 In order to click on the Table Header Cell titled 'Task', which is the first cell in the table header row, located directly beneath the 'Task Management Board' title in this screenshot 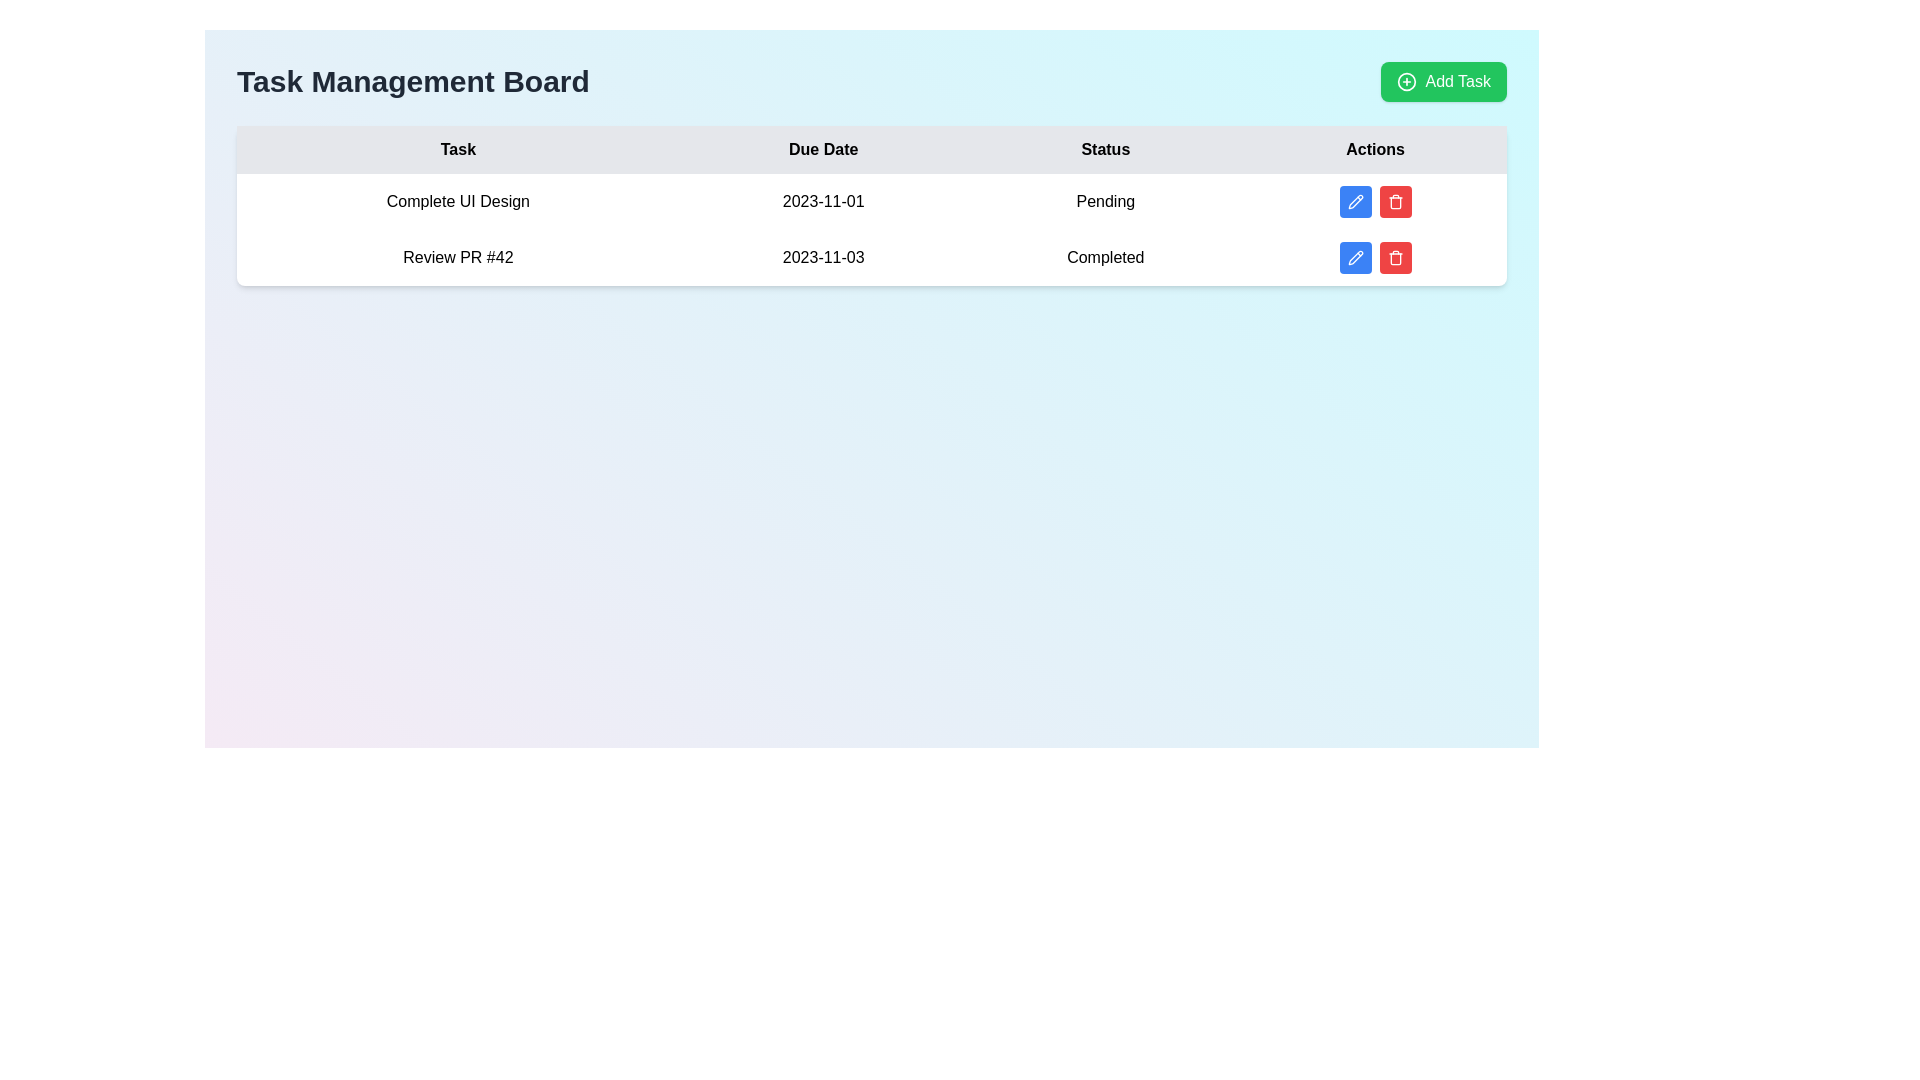, I will do `click(457, 149)`.